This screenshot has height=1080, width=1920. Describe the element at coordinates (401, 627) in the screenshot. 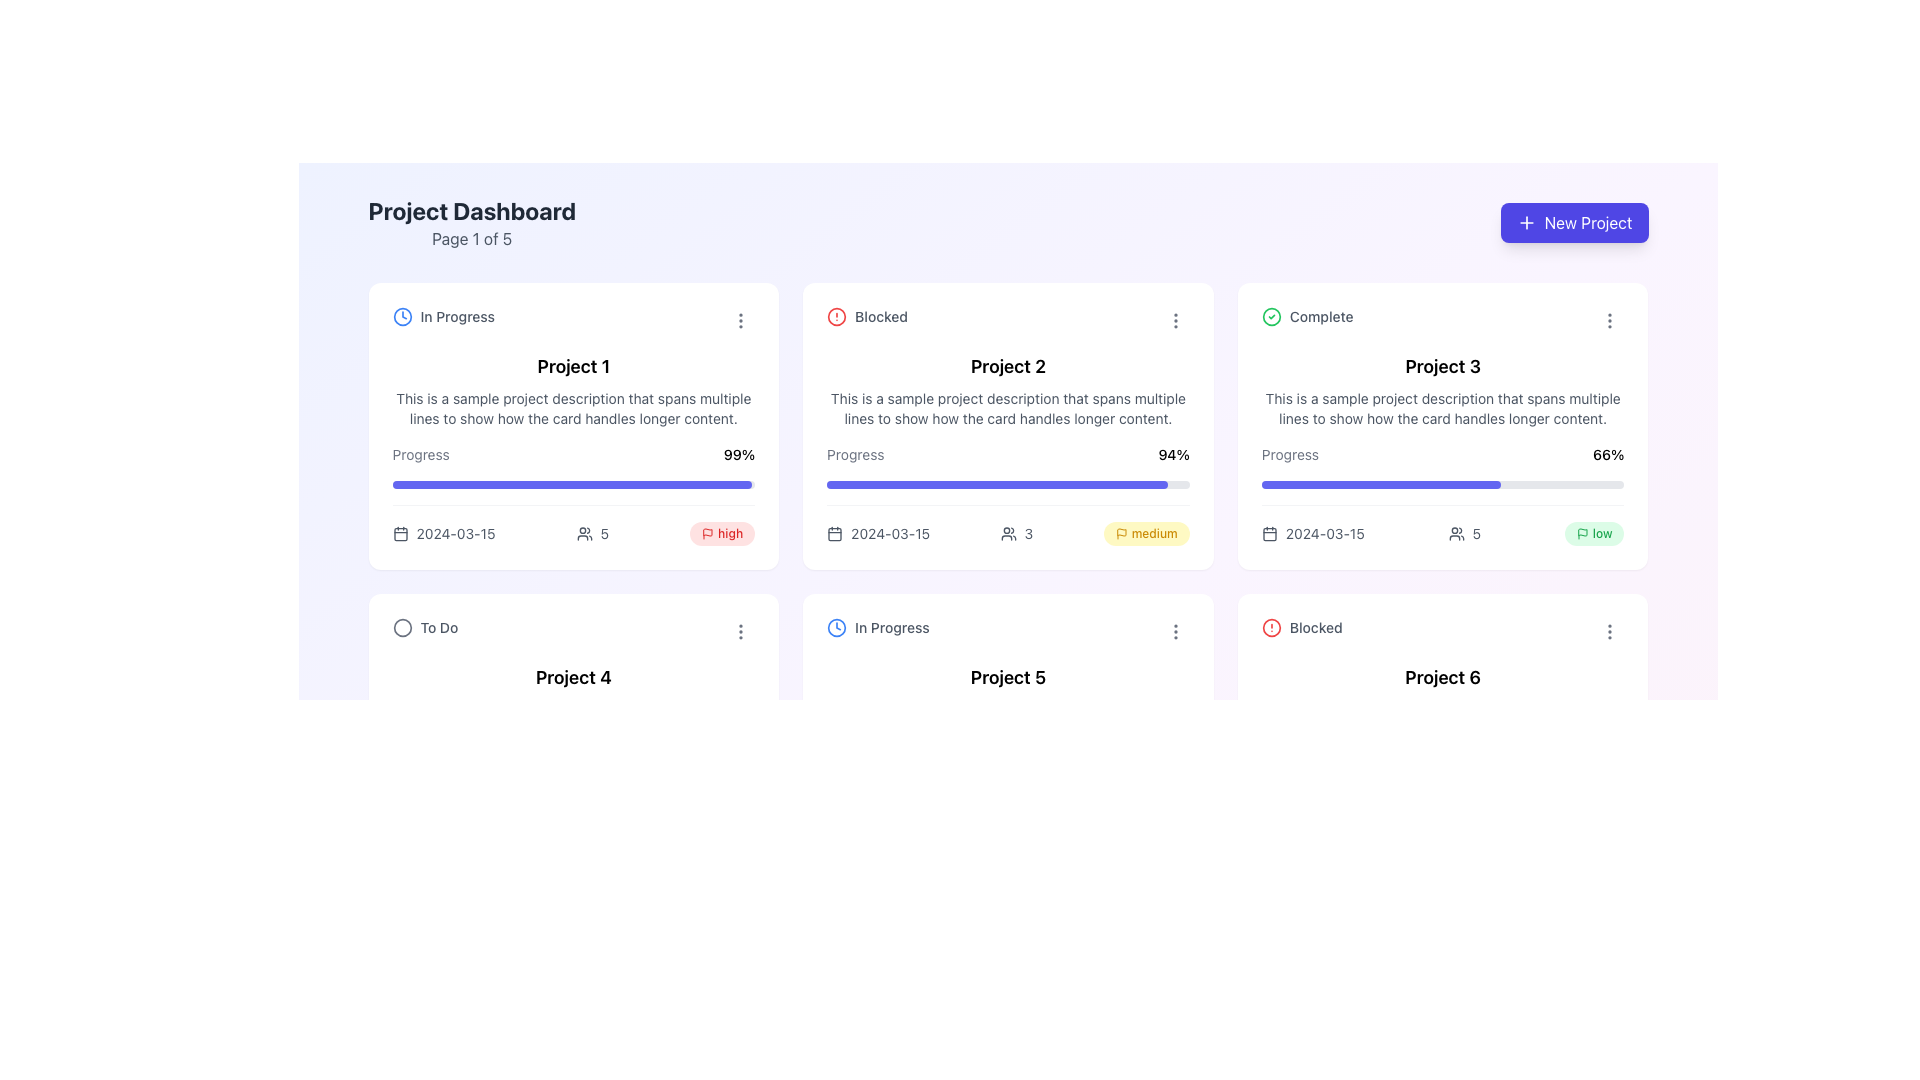

I see `the circular outline icon styled with a gray fill, which is adjacent to the 'To Do' text label, to interact with it` at that location.